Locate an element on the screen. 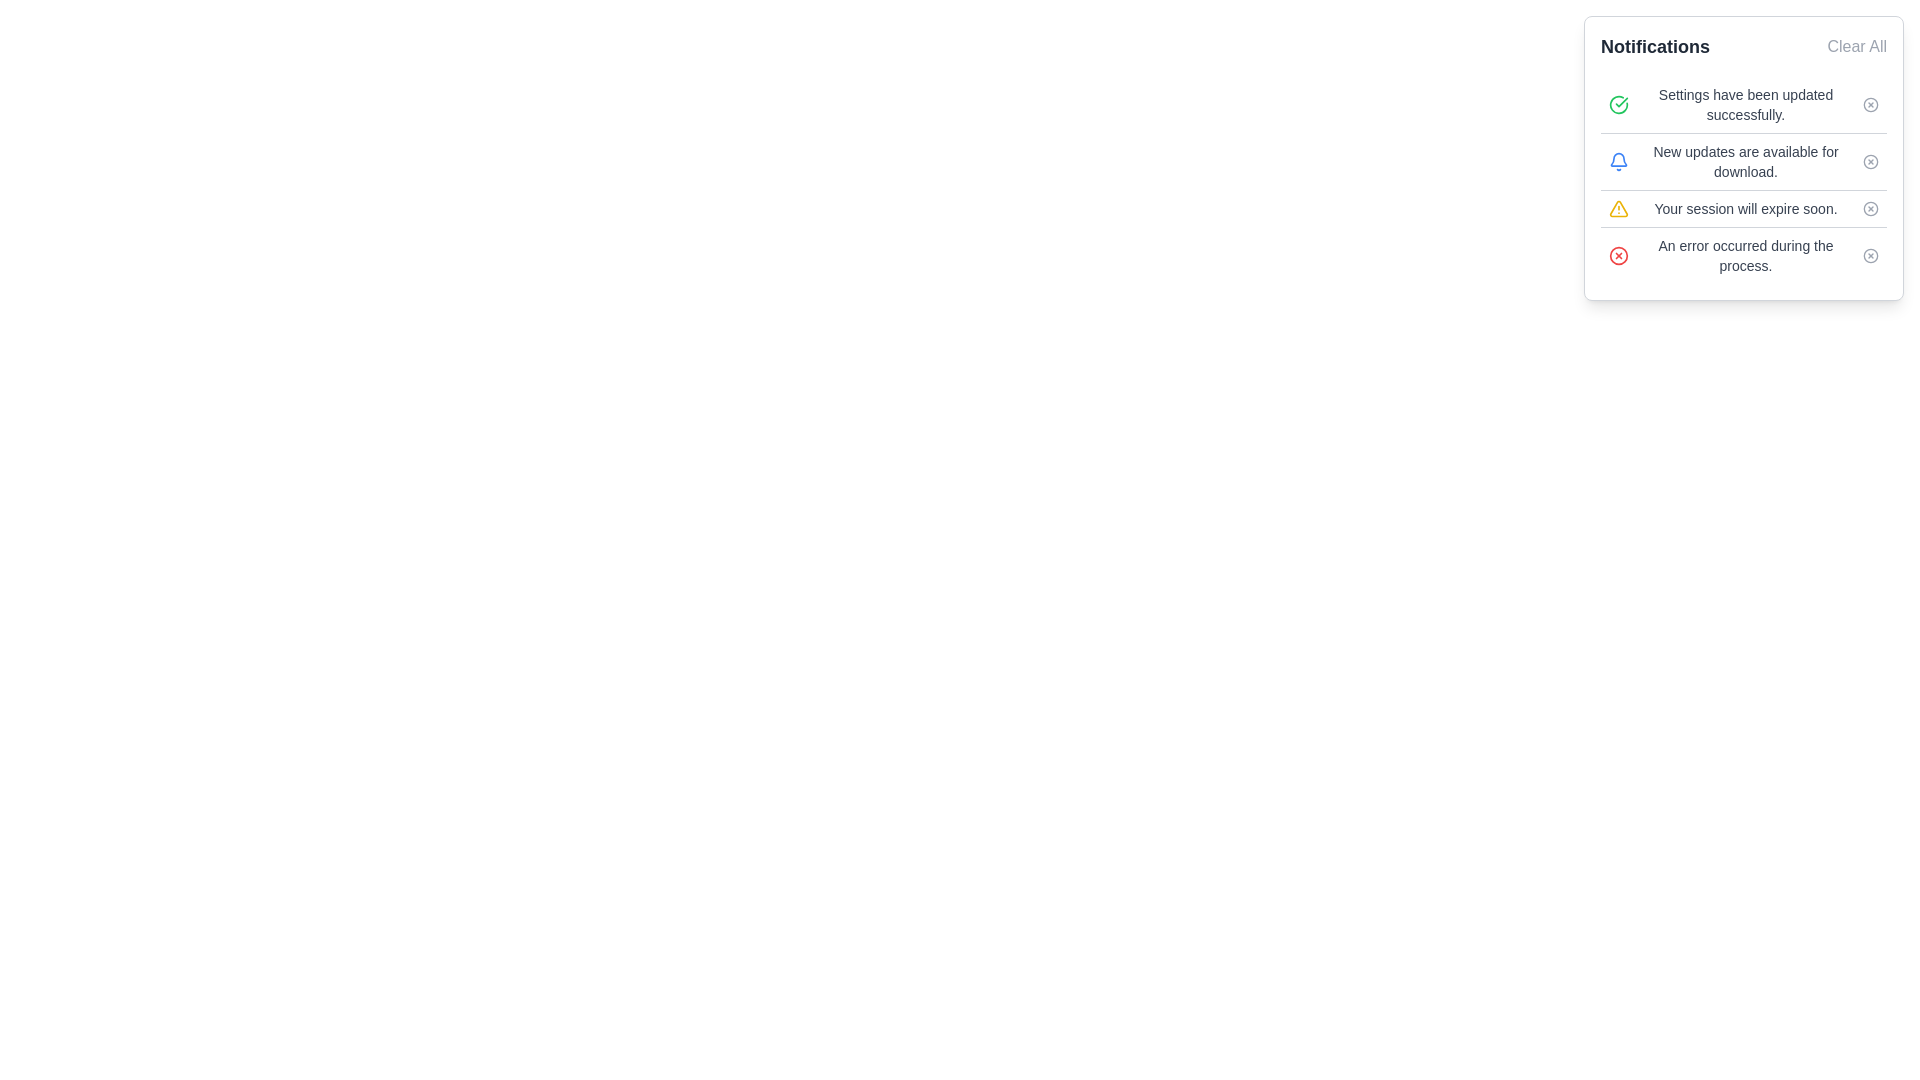  SVG Circle element located at the bottom-right corner of the notification popup, which serves as a graphical decoration for a notification action indicator is located at coordinates (1870, 253).